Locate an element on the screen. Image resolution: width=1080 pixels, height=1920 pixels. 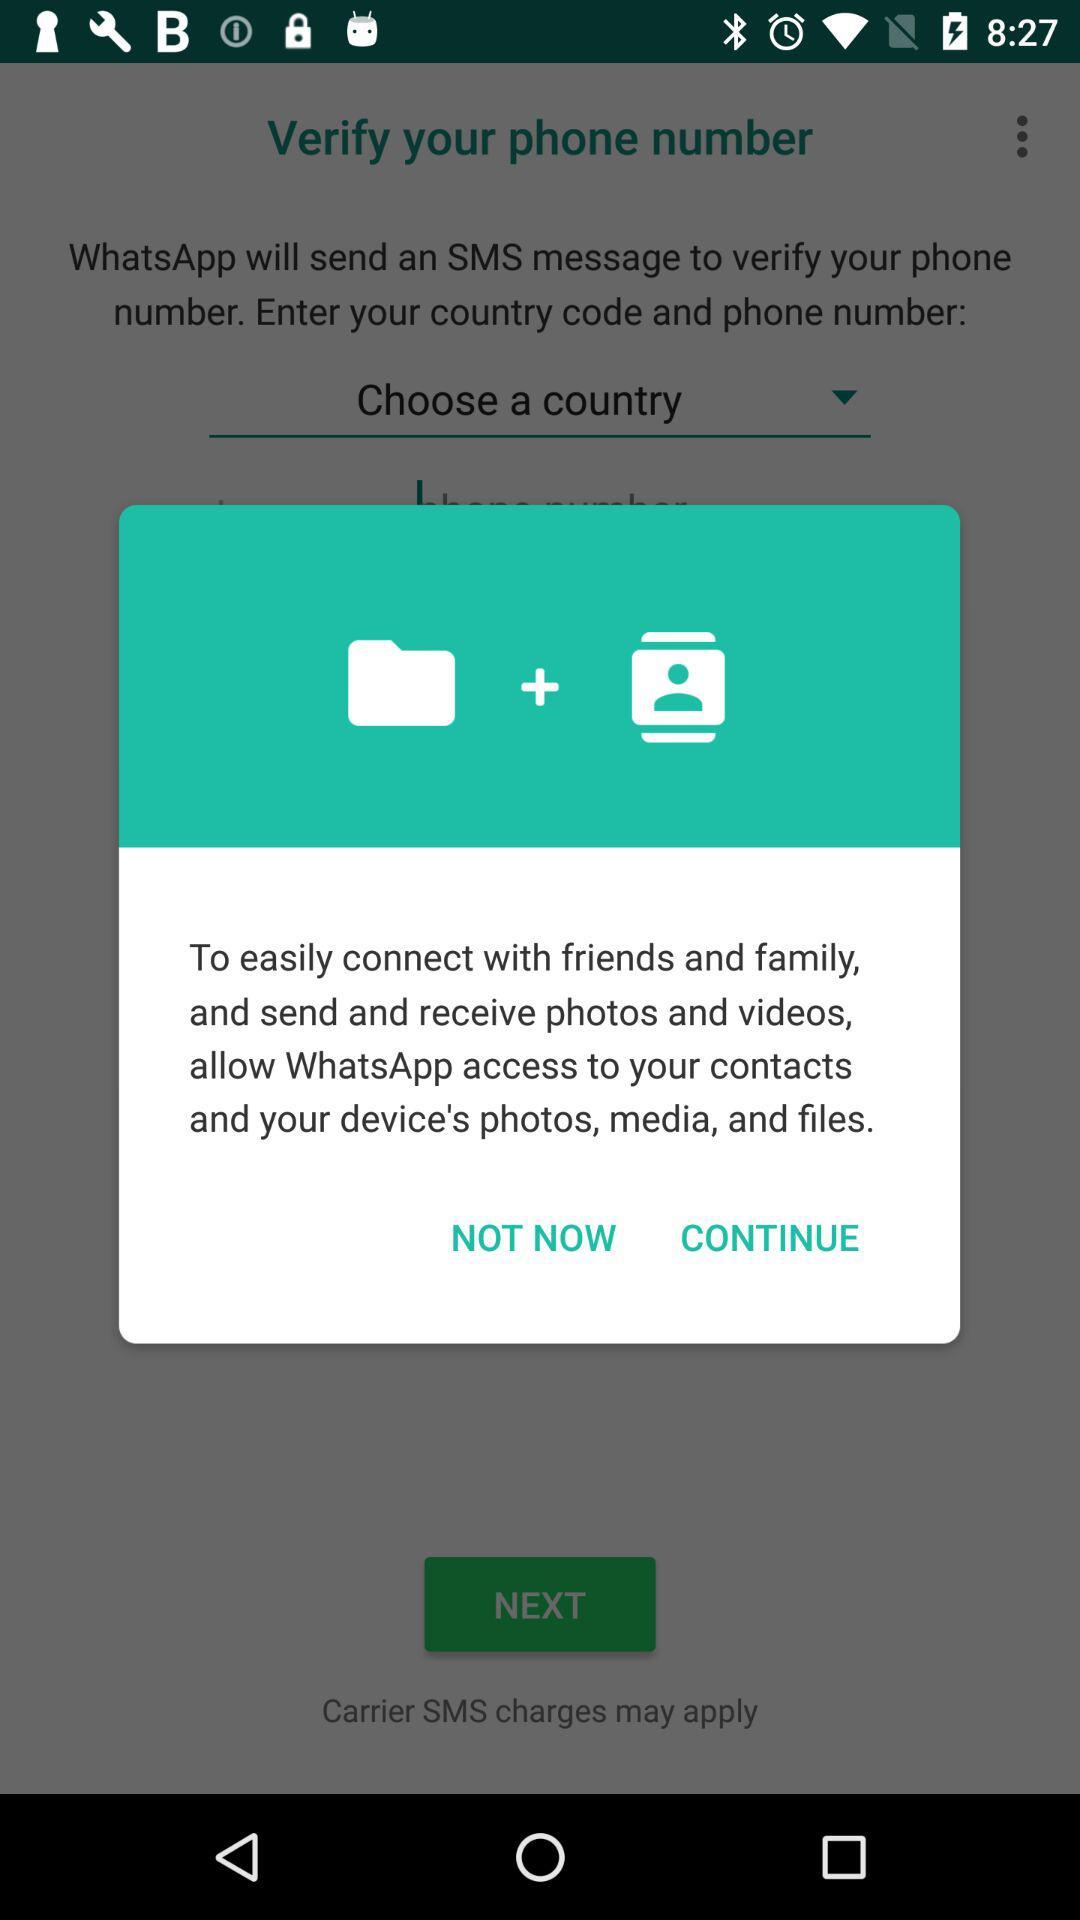
item below to easily connect is located at coordinates (768, 1235).